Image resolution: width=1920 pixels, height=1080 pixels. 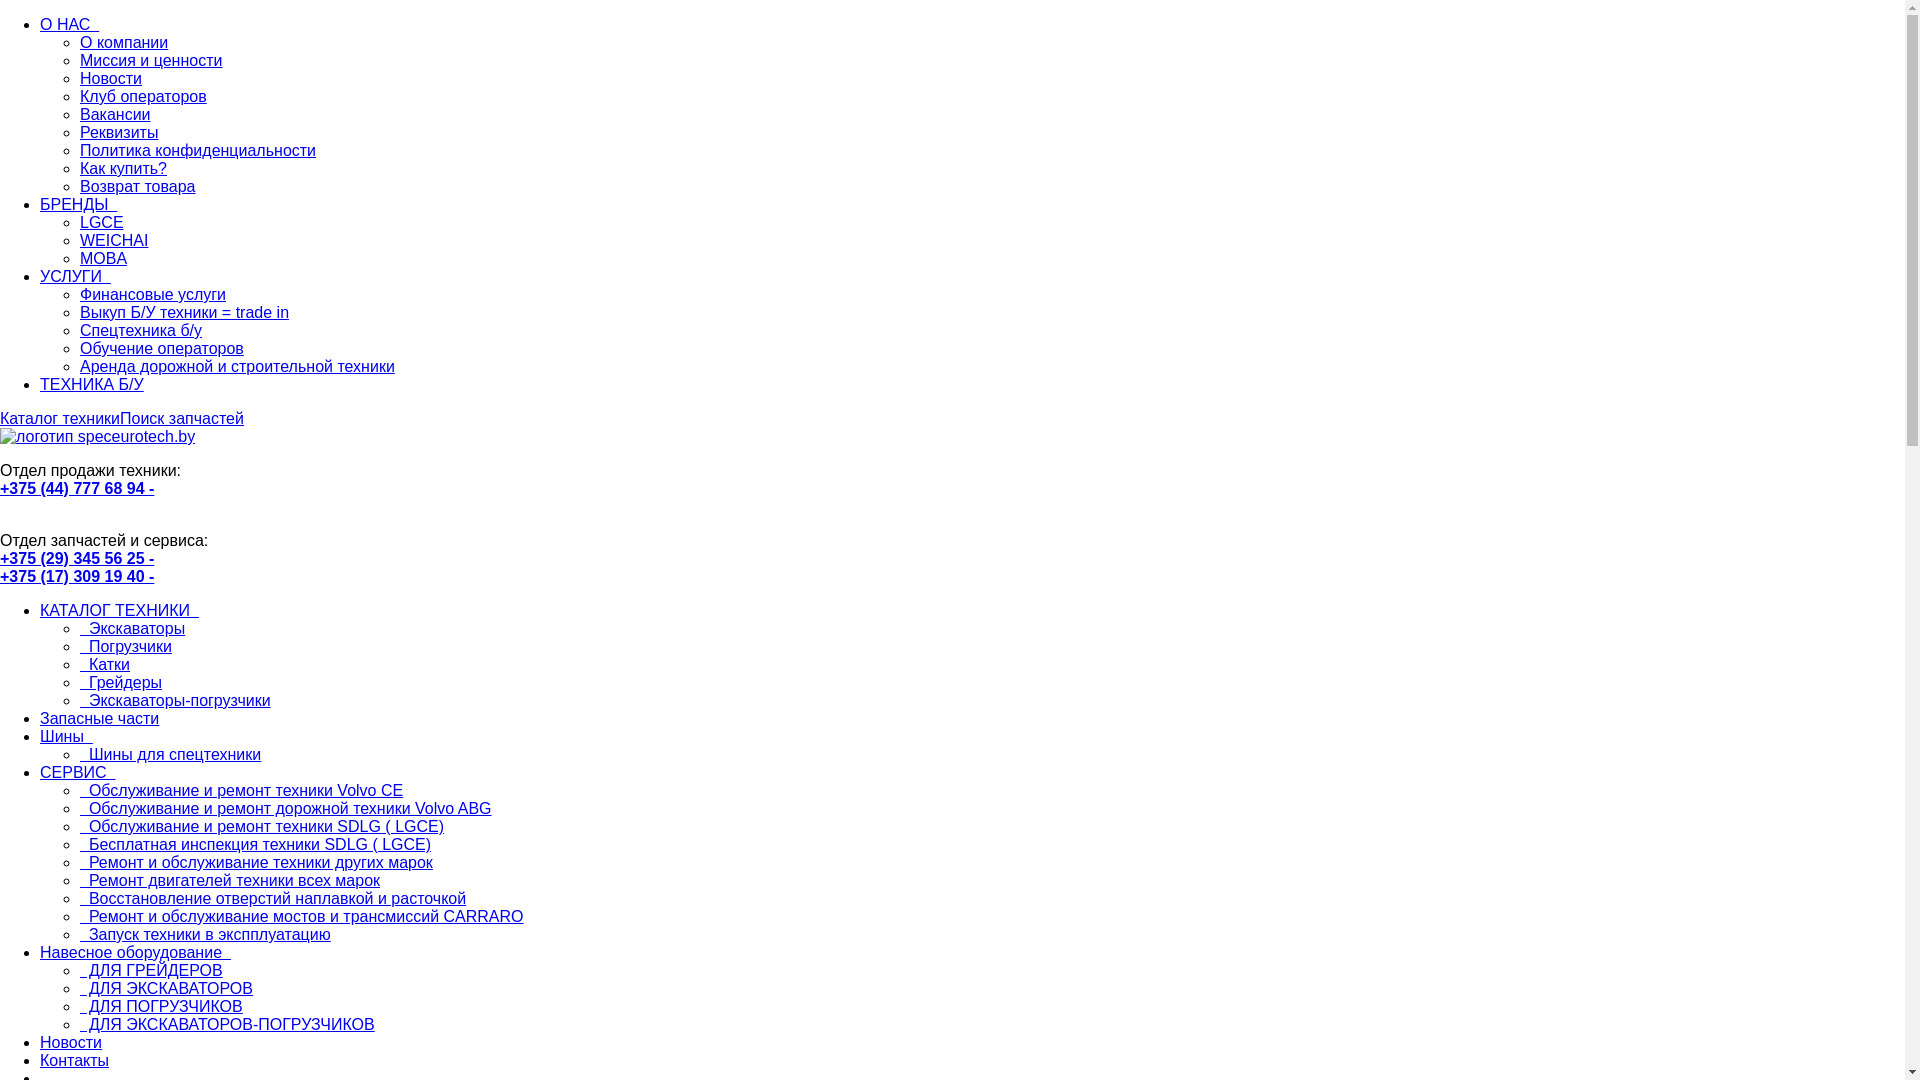 I want to click on '+375 (17) 309 19 40 -', so click(x=76, y=576).